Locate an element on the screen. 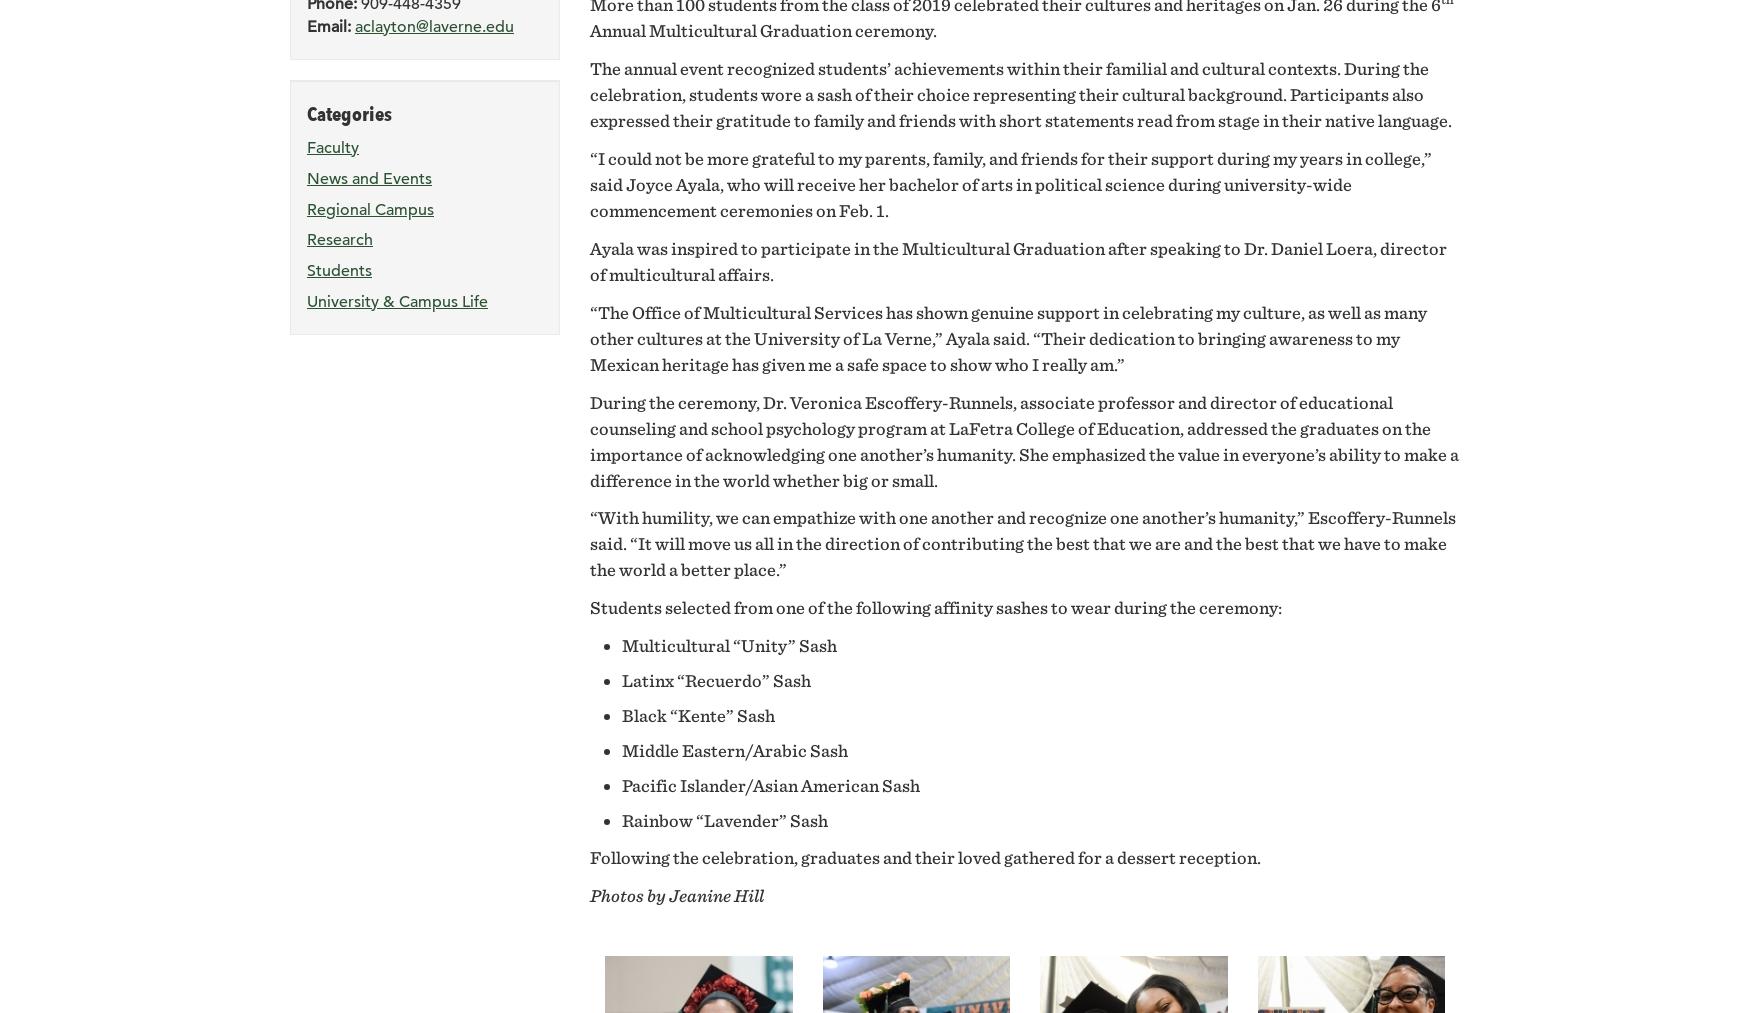 The image size is (1750, 1013). 'Email:' is located at coordinates (305, 26).